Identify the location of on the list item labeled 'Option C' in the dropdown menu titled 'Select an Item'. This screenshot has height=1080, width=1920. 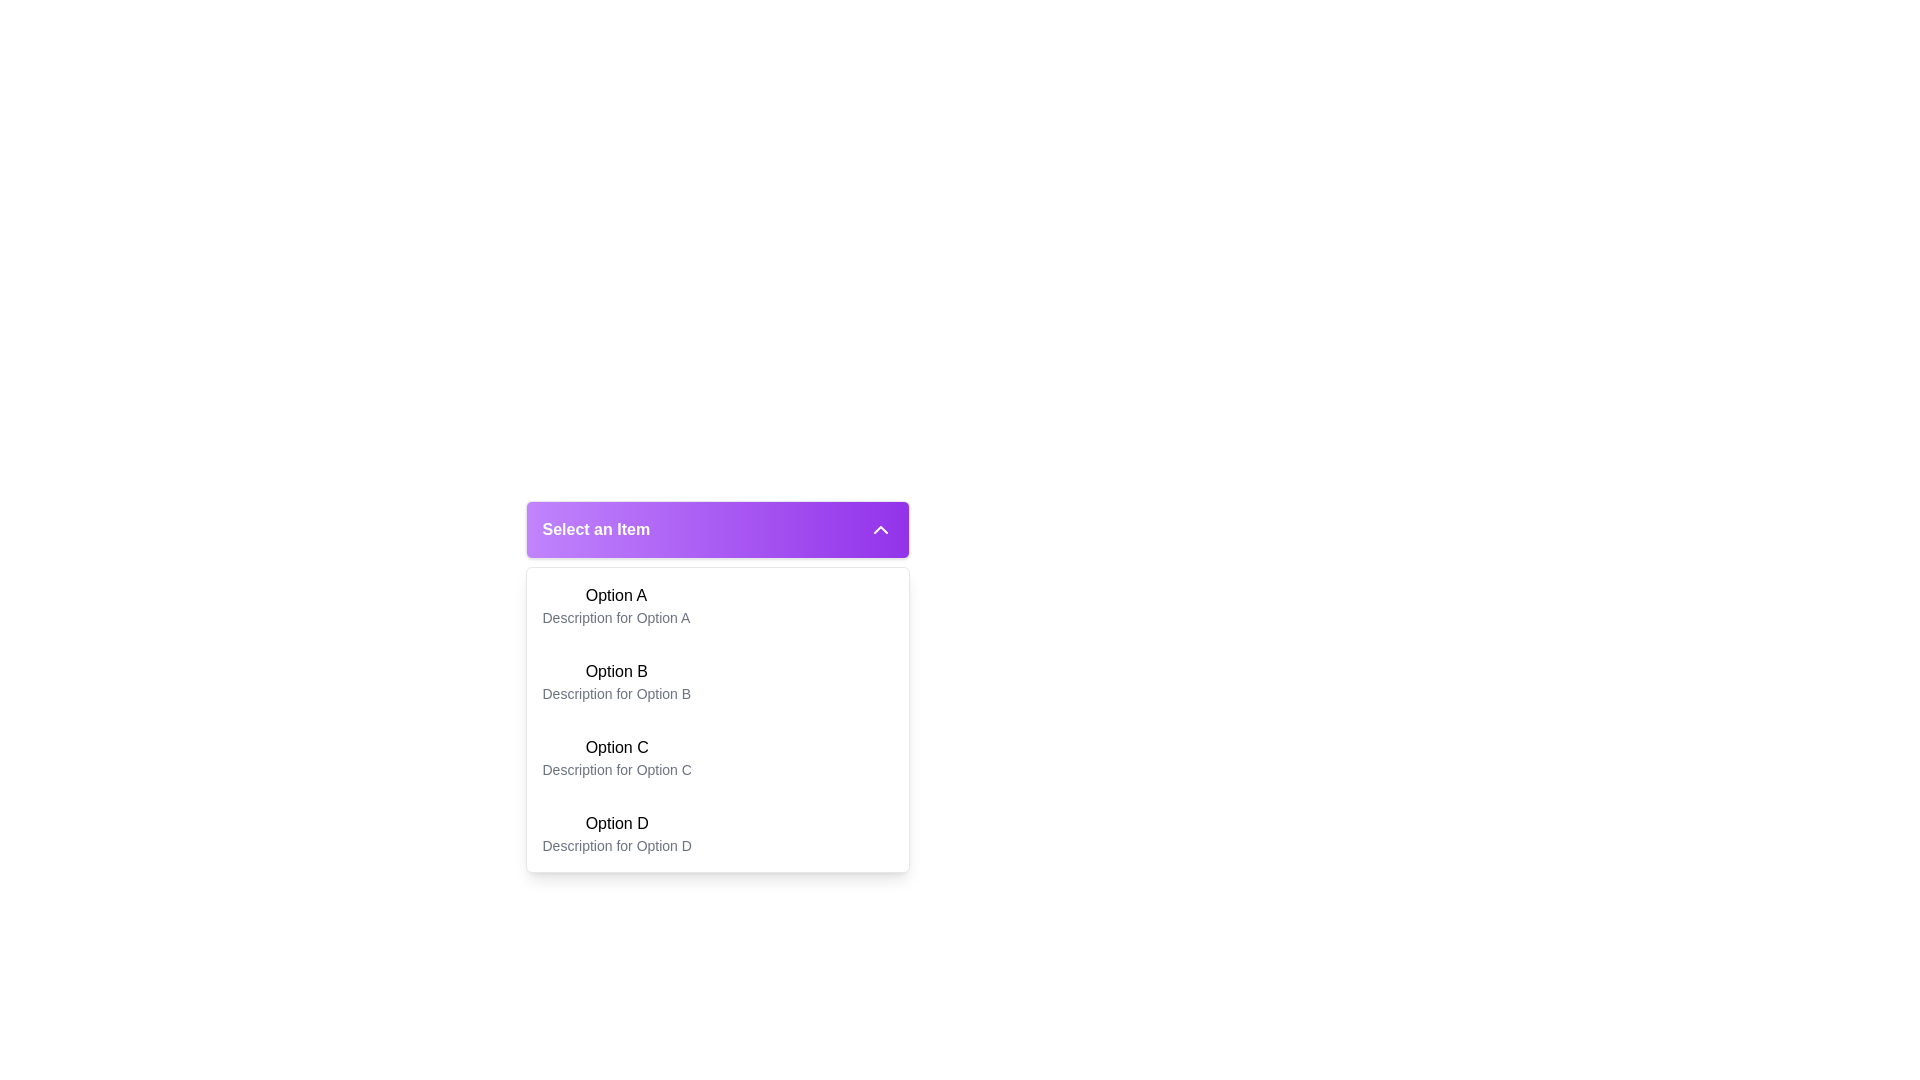
(616, 758).